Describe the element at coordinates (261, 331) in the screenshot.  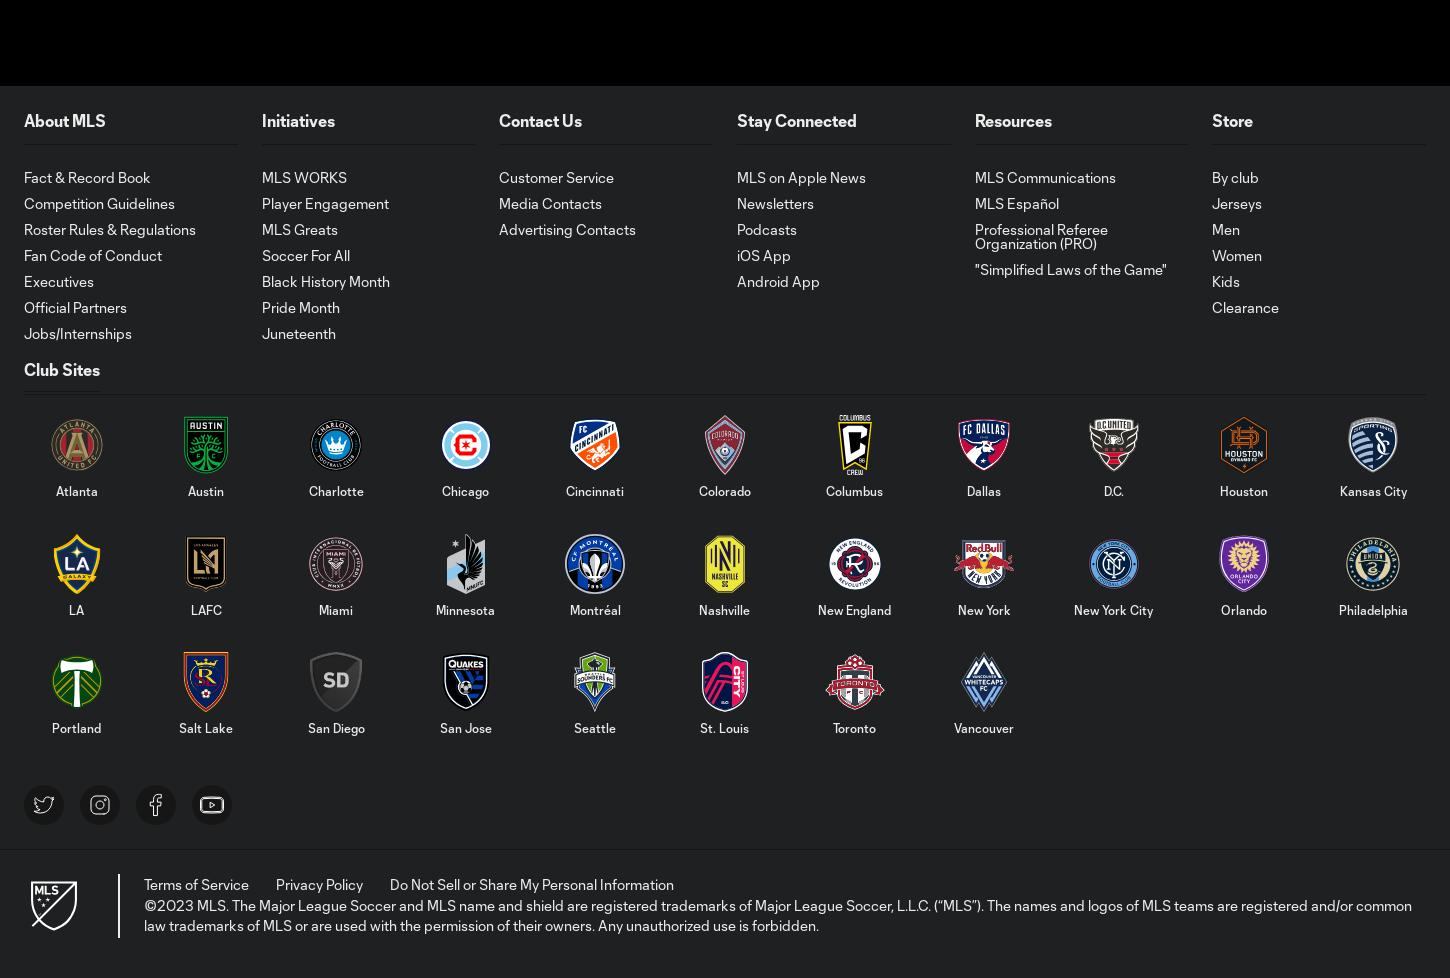
I see `'Juneteenth'` at that location.